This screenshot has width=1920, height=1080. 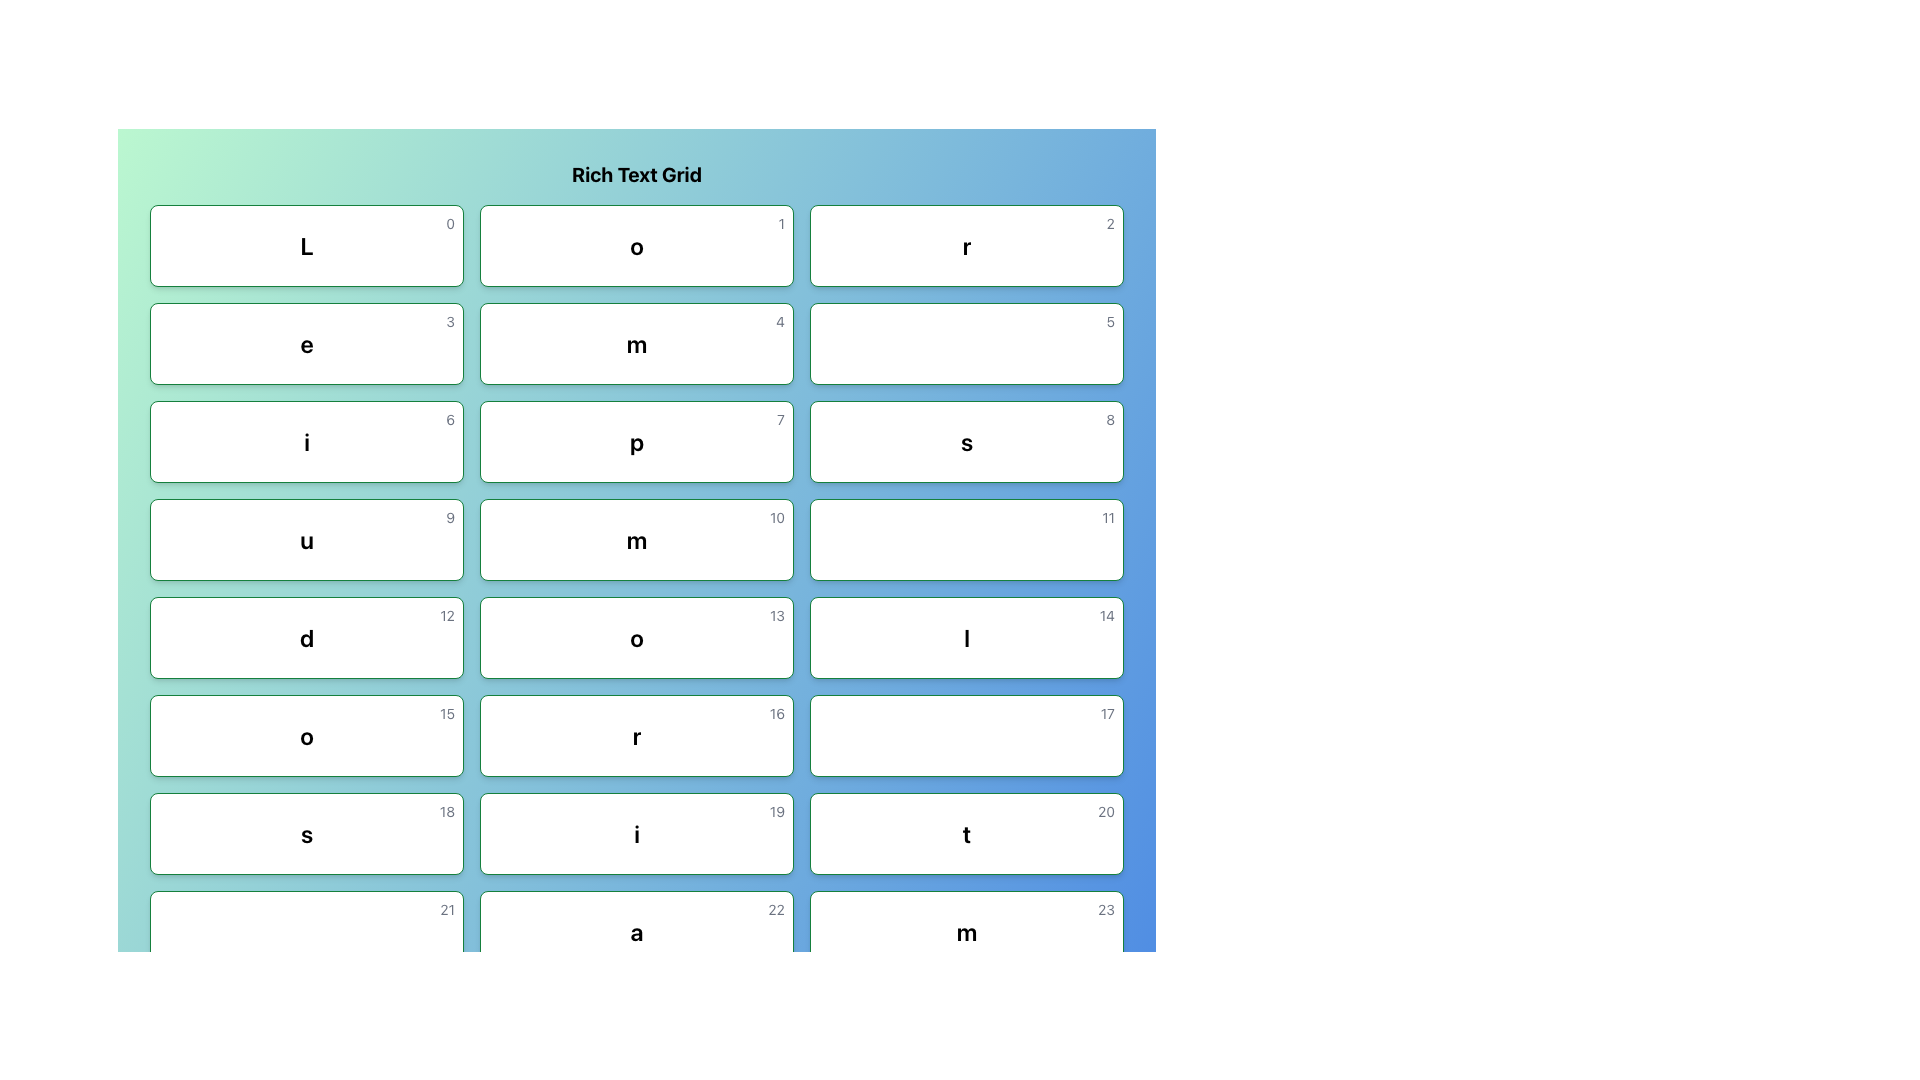 I want to click on the grid item located in the fifth row and second column, which displays the text 'm' and '10', so click(x=636, y=540).